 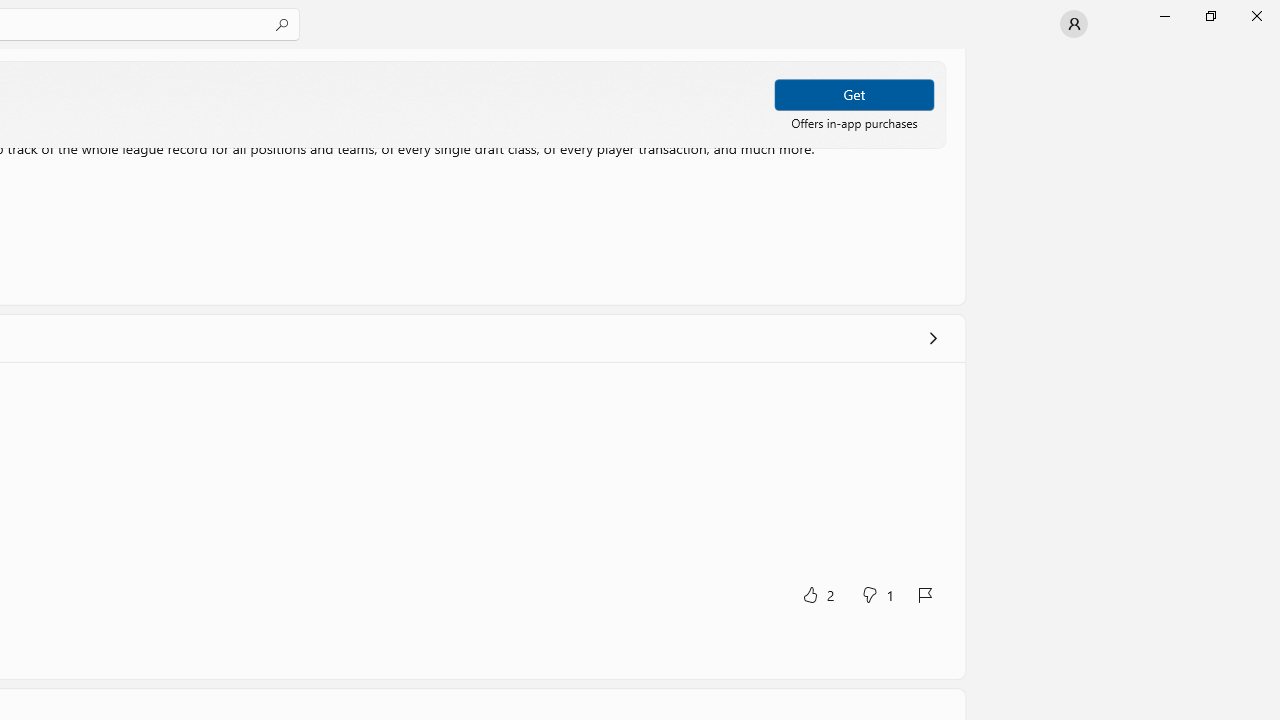 What do you see at coordinates (1164, 15) in the screenshot?
I see `'Minimize Microsoft Store'` at bounding box center [1164, 15].